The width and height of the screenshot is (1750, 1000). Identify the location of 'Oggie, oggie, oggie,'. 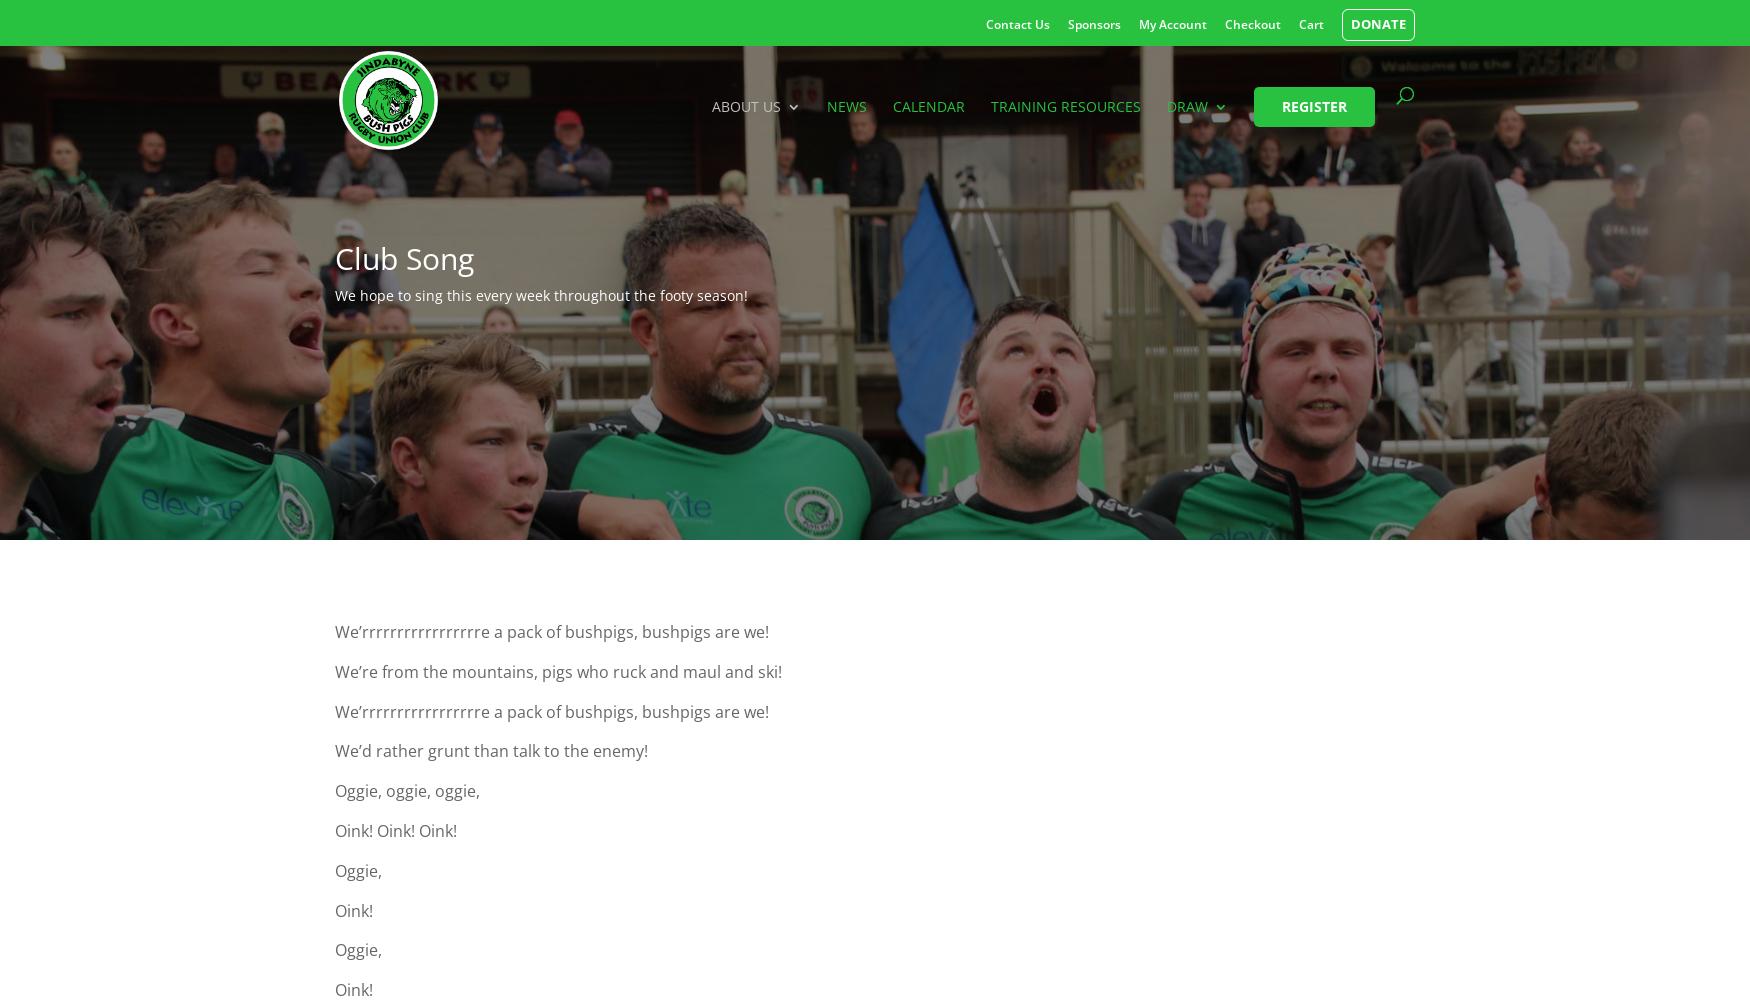
(406, 791).